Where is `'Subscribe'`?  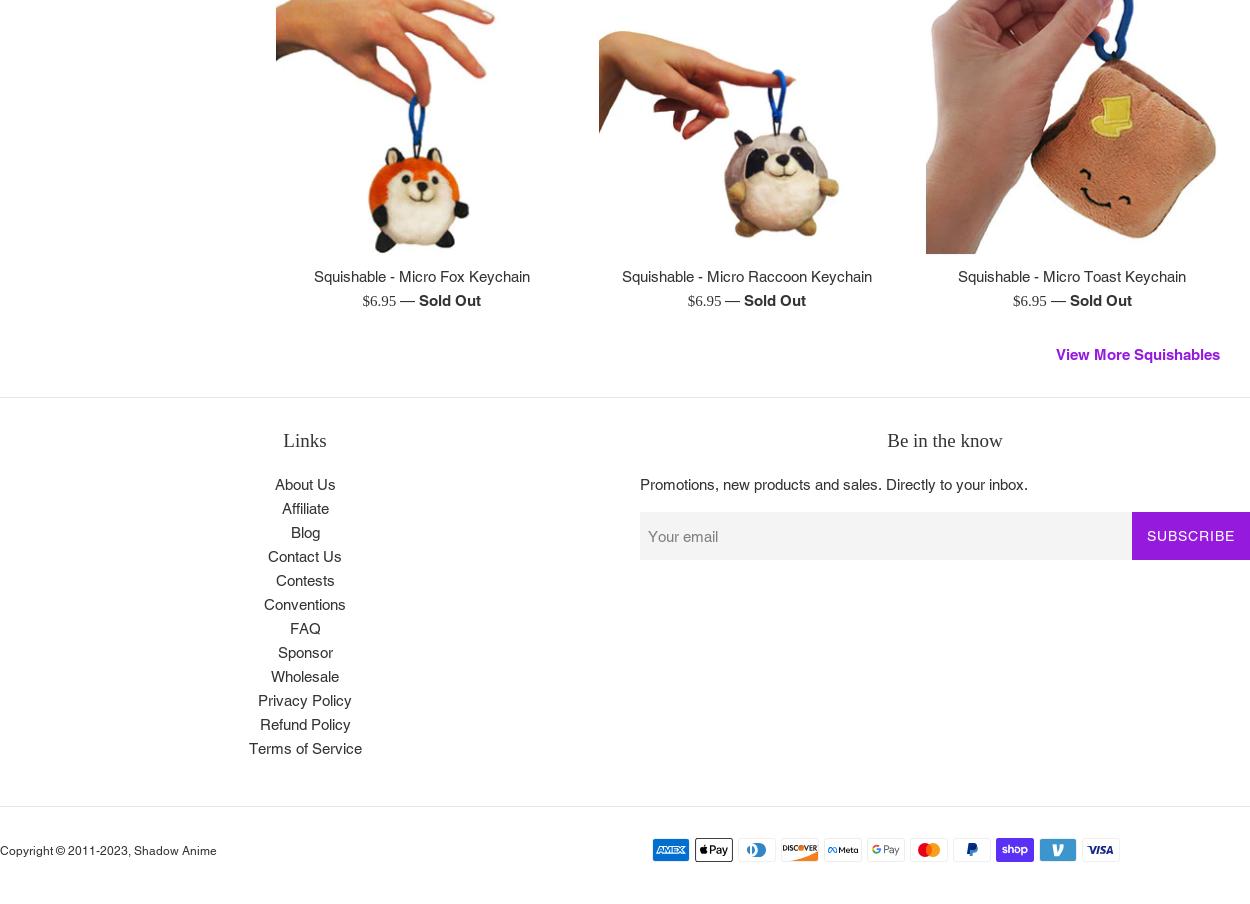
'Subscribe' is located at coordinates (1147, 535).